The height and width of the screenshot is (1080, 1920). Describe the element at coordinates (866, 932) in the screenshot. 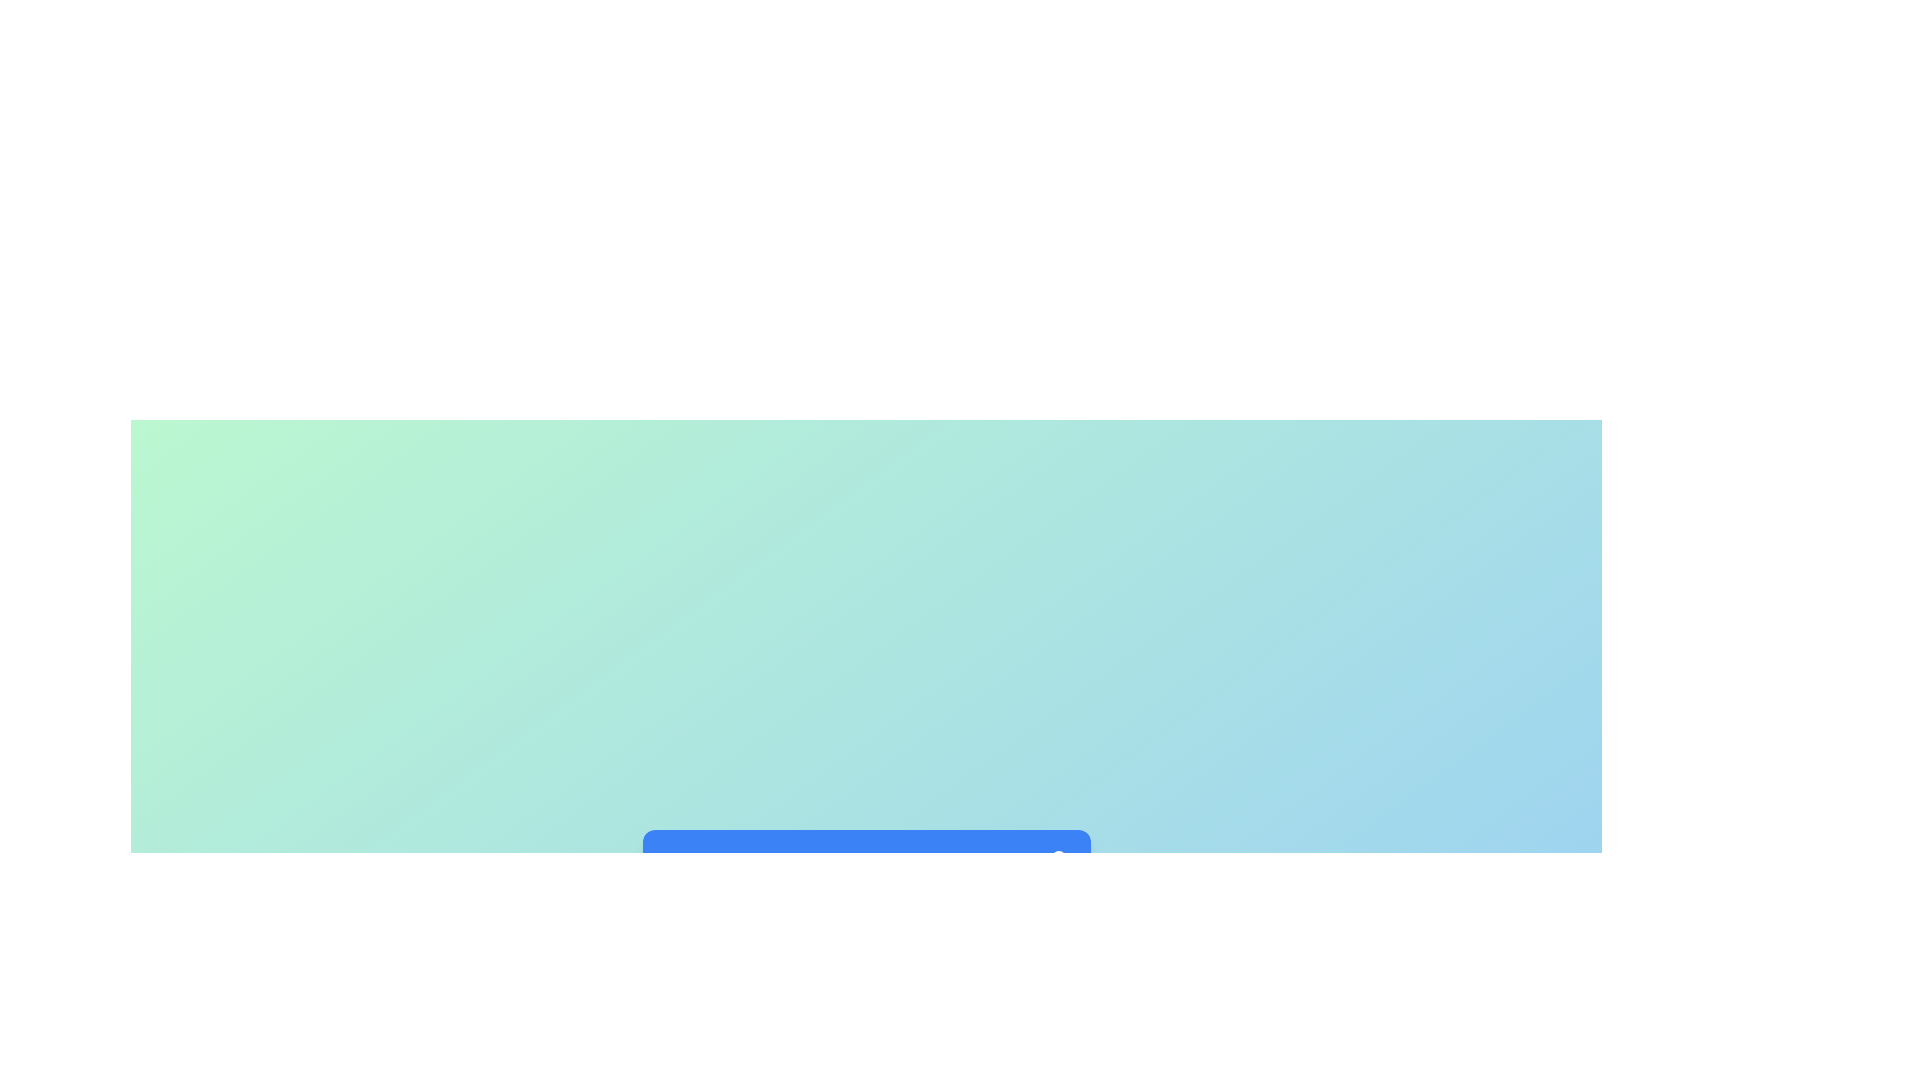

I see `the status icon of the Notification item which has a light gray background and contains a green checkmark inside a circle, indicating that the system update is complete` at that location.